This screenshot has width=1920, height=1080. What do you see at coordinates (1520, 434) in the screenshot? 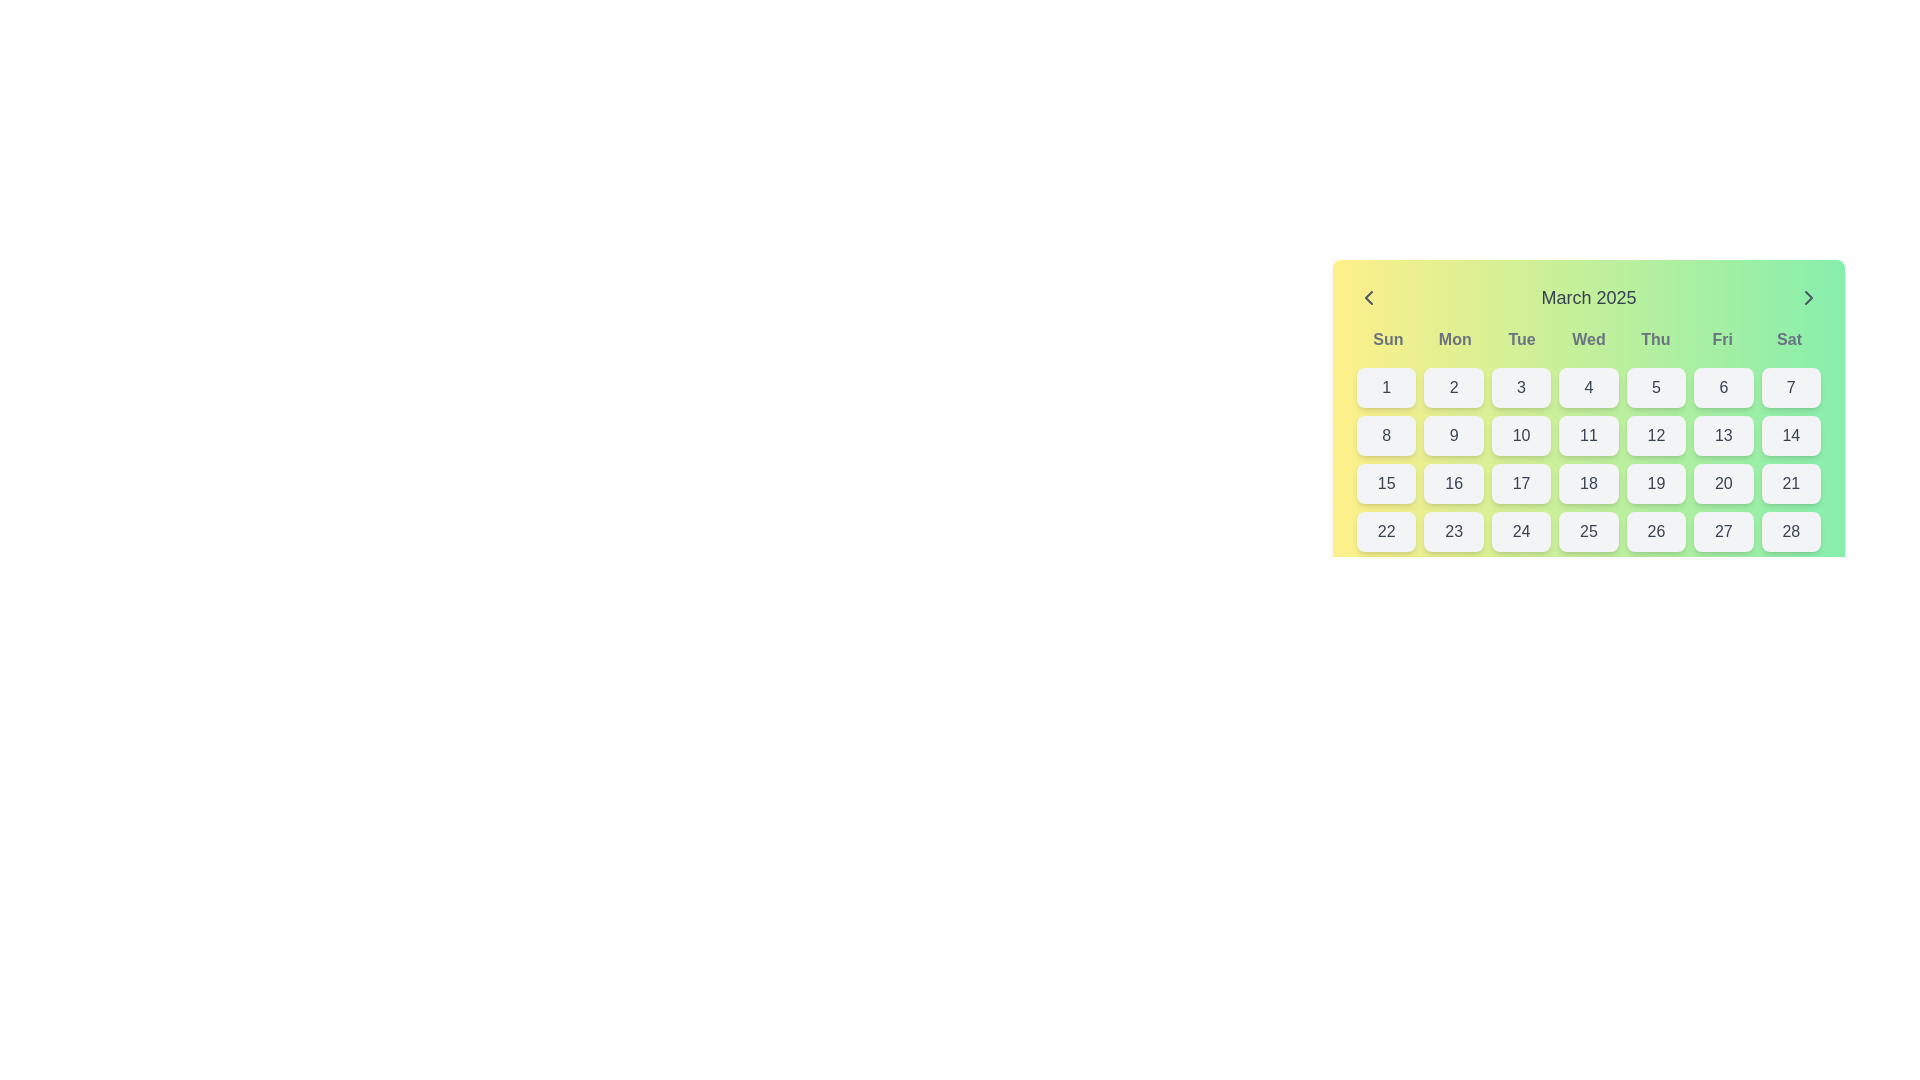
I see `the button displaying the number '10', which has a rectangular shape with rounded corners and a light gray background, located in the second row and third column of the calendar grid` at bounding box center [1520, 434].